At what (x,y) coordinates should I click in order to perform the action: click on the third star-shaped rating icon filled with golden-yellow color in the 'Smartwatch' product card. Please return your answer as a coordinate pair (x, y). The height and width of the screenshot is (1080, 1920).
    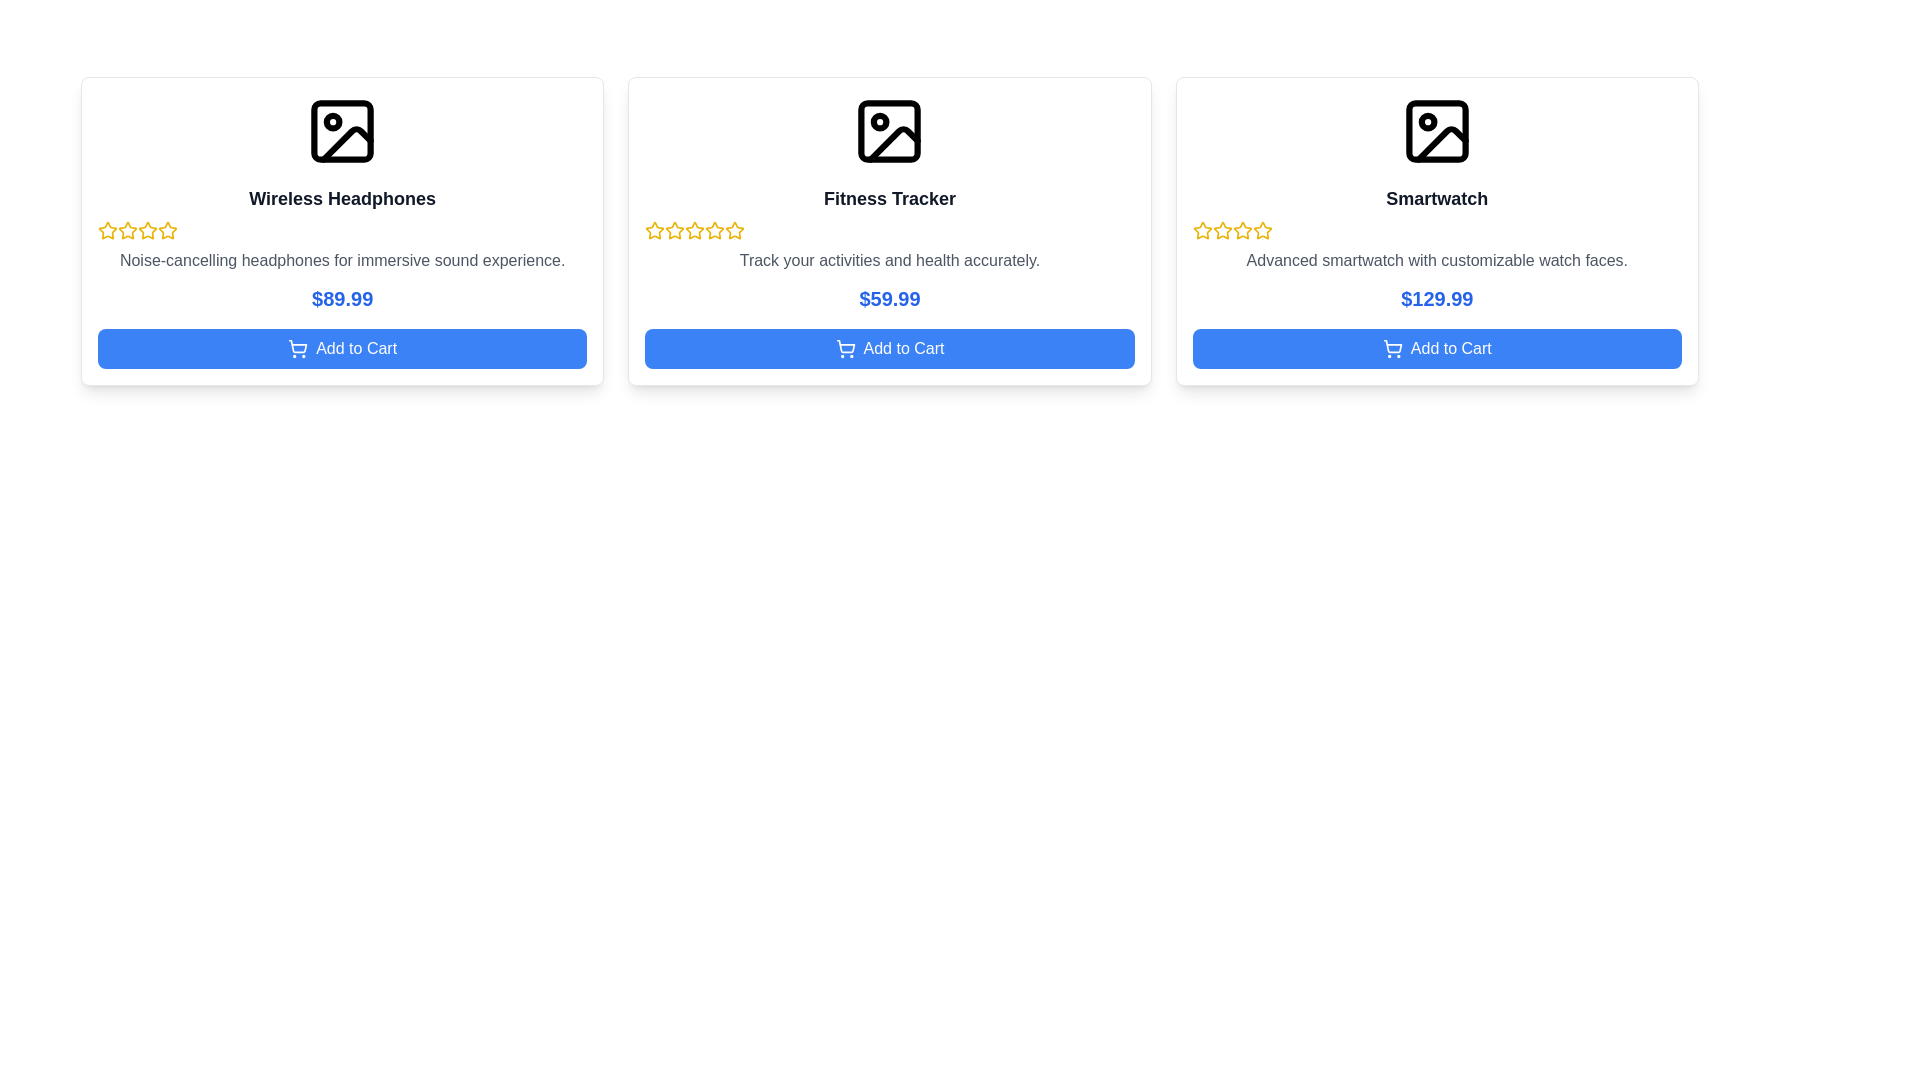
    Looking at the image, I should click on (1241, 229).